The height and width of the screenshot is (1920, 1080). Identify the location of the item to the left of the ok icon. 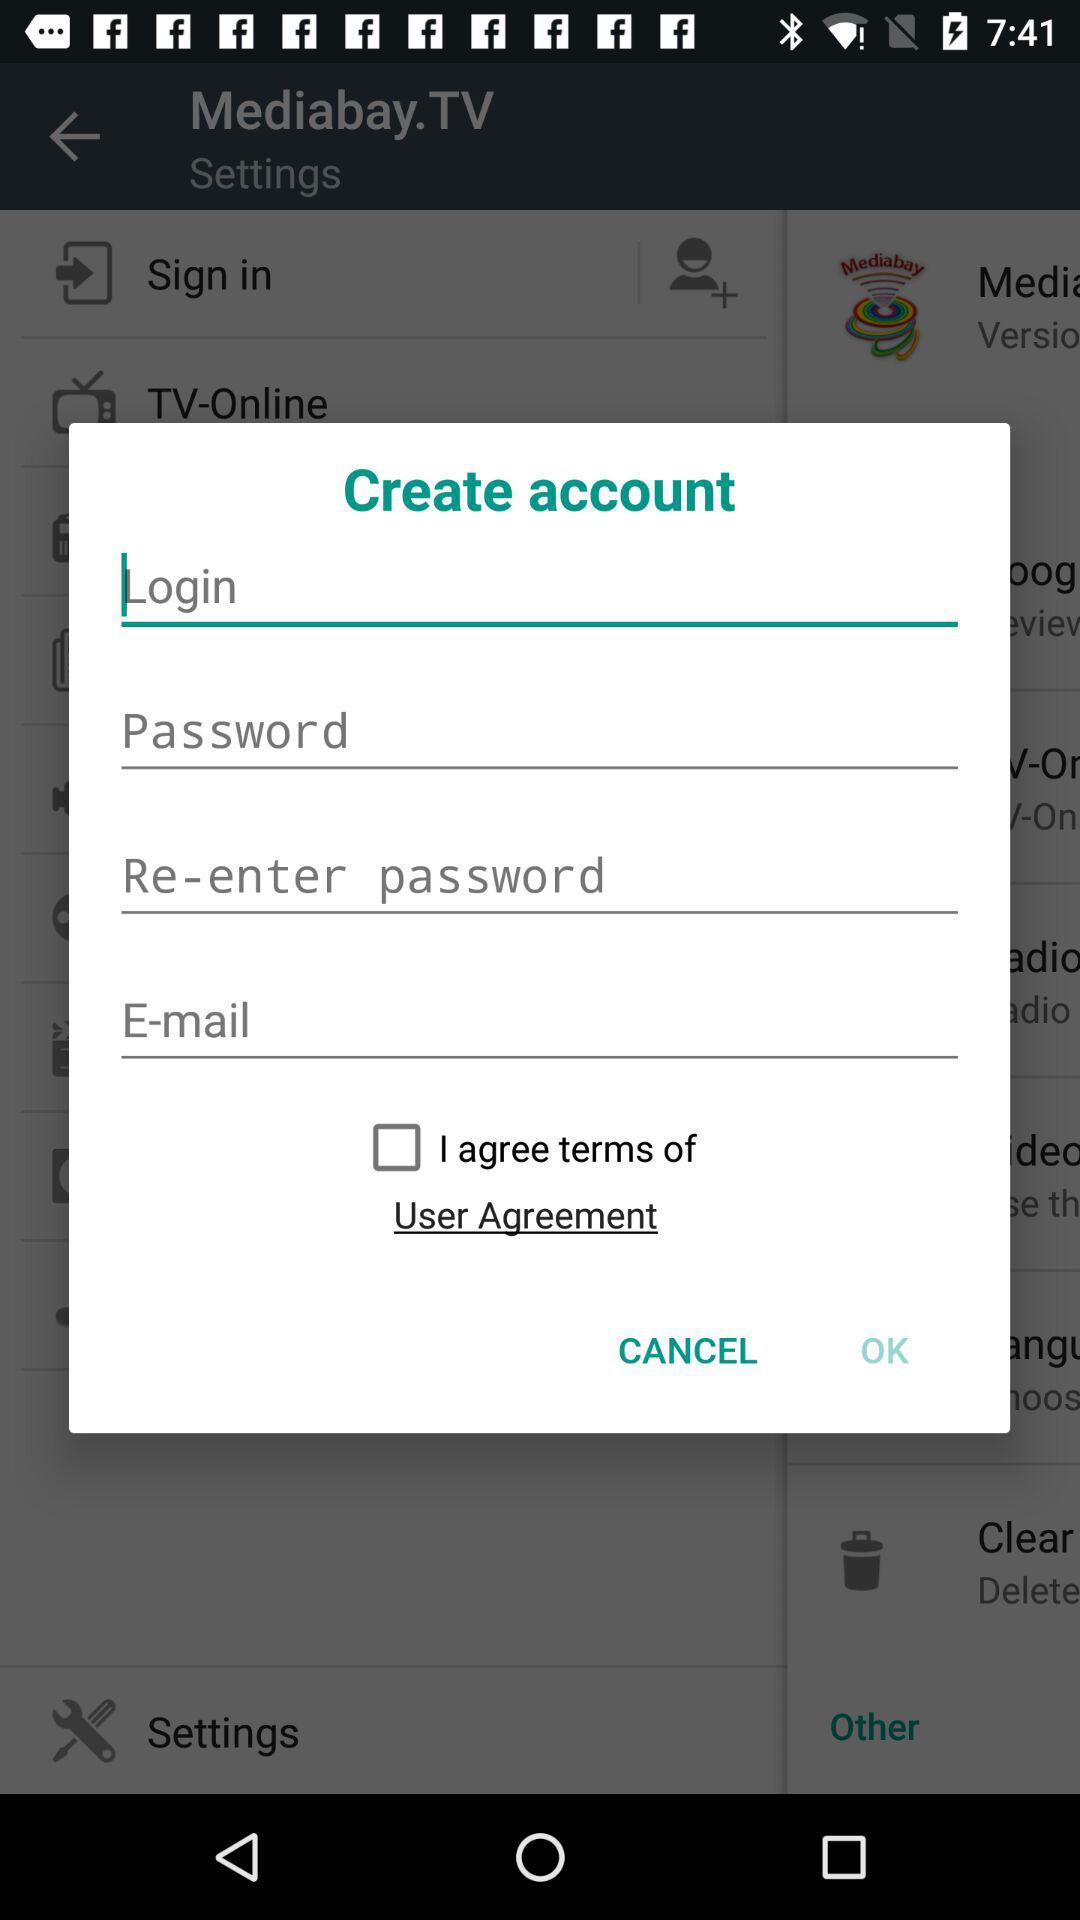
(687, 1349).